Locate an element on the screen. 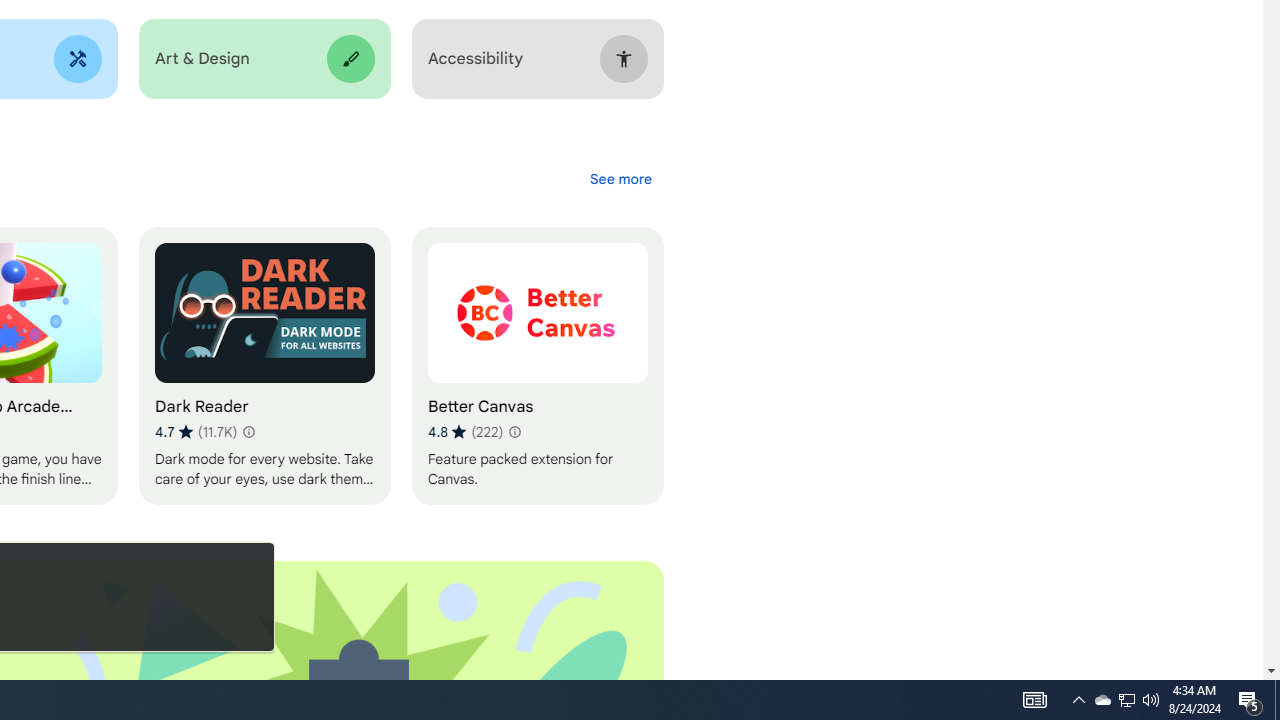 Image resolution: width=1280 pixels, height=720 pixels. 'See more personalized recommendations' is located at coordinates (619, 178).